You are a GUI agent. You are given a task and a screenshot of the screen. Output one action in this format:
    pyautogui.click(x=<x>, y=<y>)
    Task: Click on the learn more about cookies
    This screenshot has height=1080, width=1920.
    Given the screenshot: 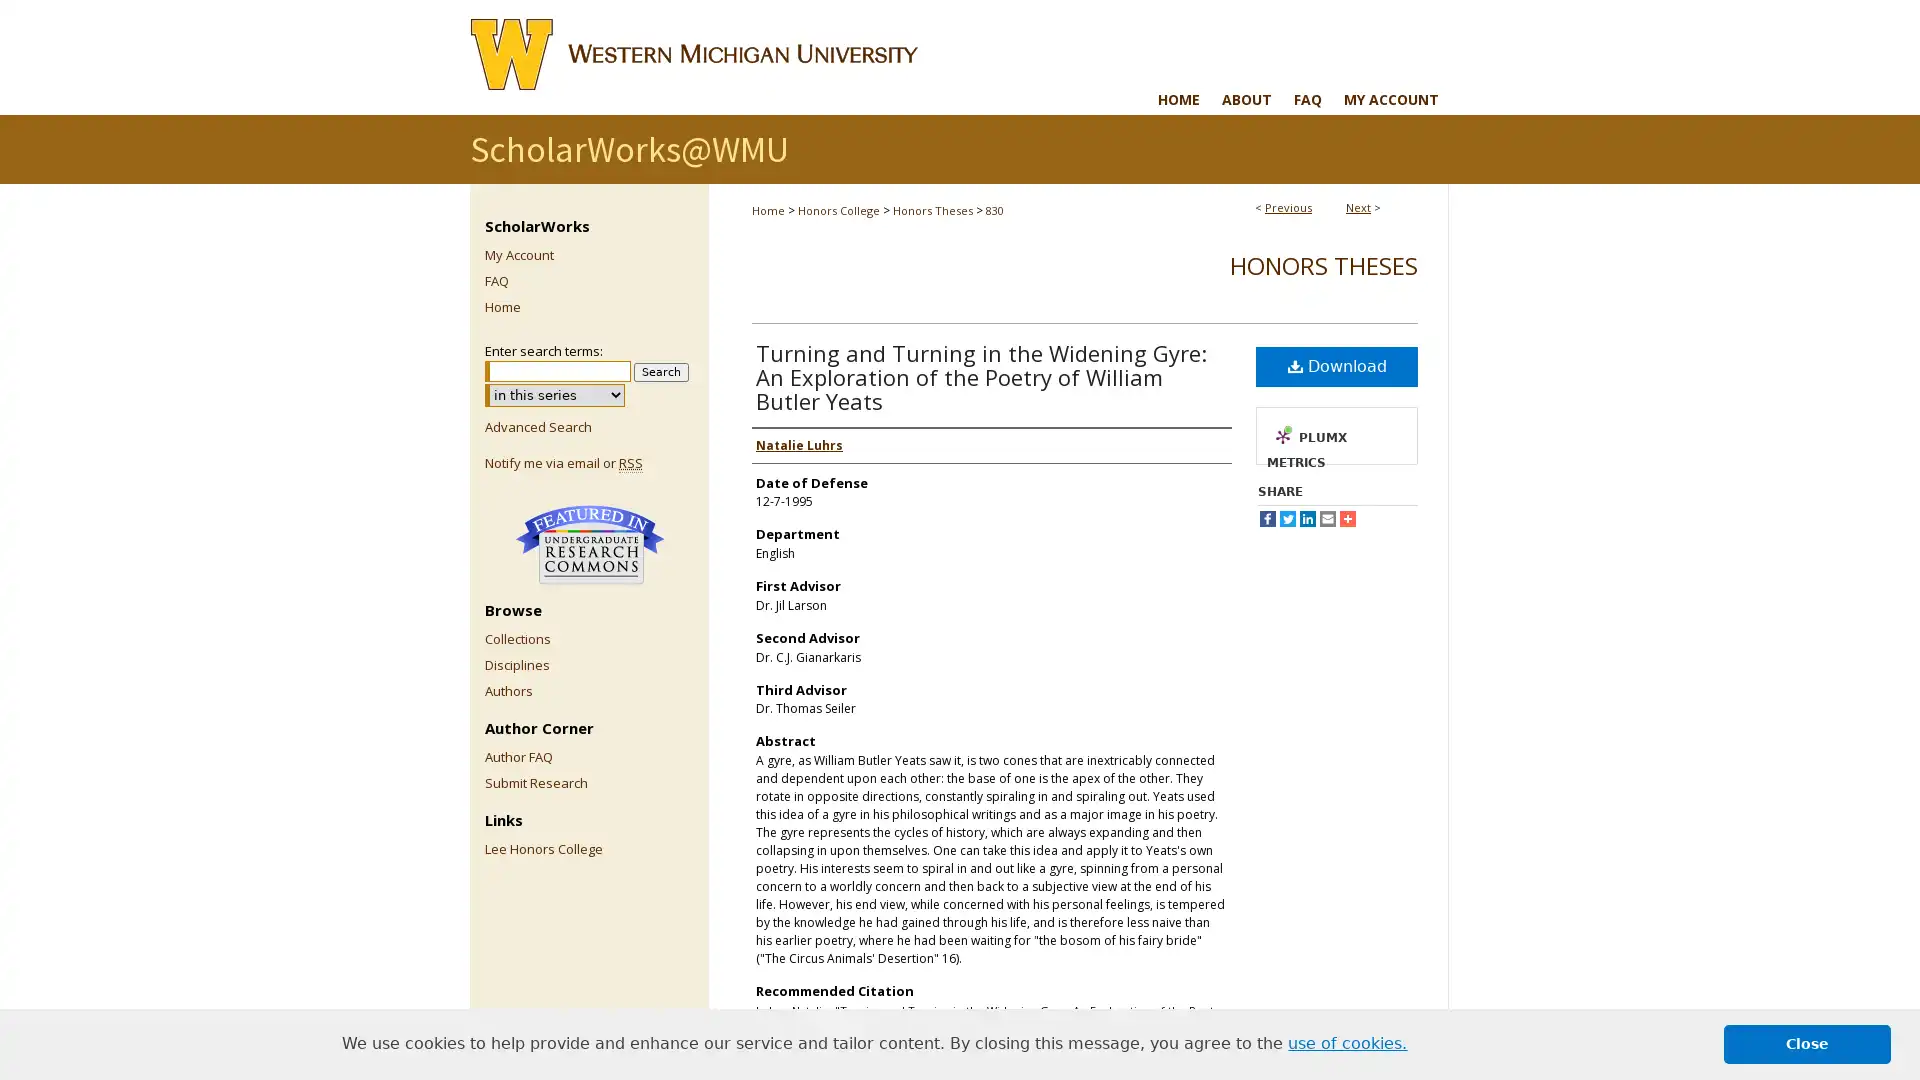 What is the action you would take?
    pyautogui.click(x=1347, y=1043)
    